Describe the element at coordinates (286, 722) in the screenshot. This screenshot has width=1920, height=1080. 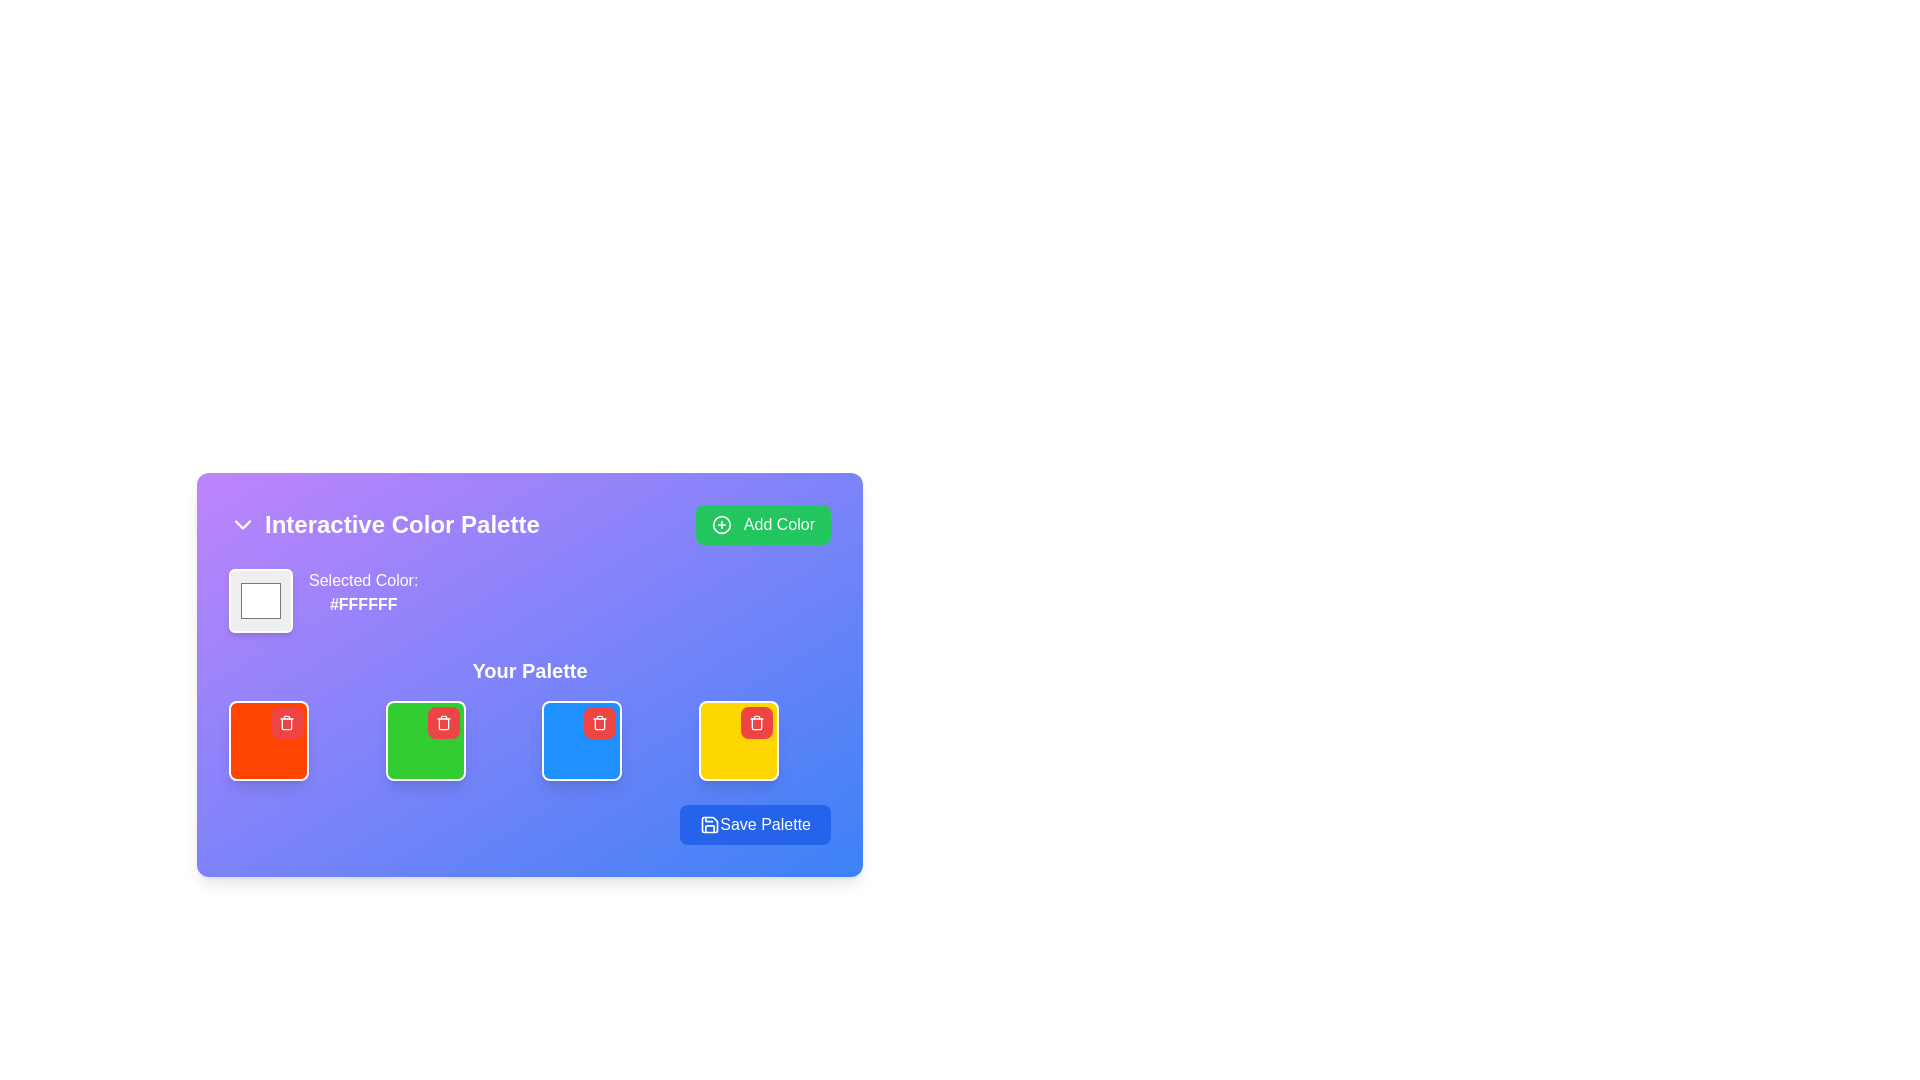
I see `the red trash can button located in the top-right corner of the 'Your Palette' section` at that location.